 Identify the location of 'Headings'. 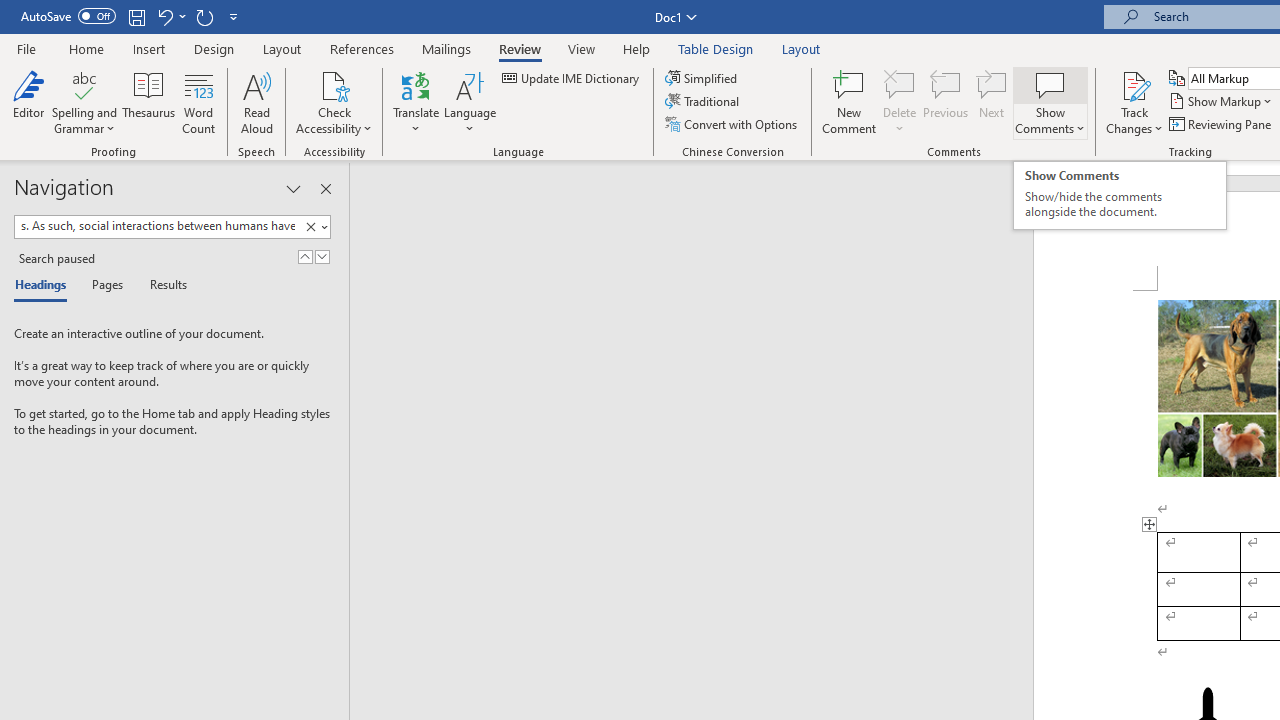
(45, 286).